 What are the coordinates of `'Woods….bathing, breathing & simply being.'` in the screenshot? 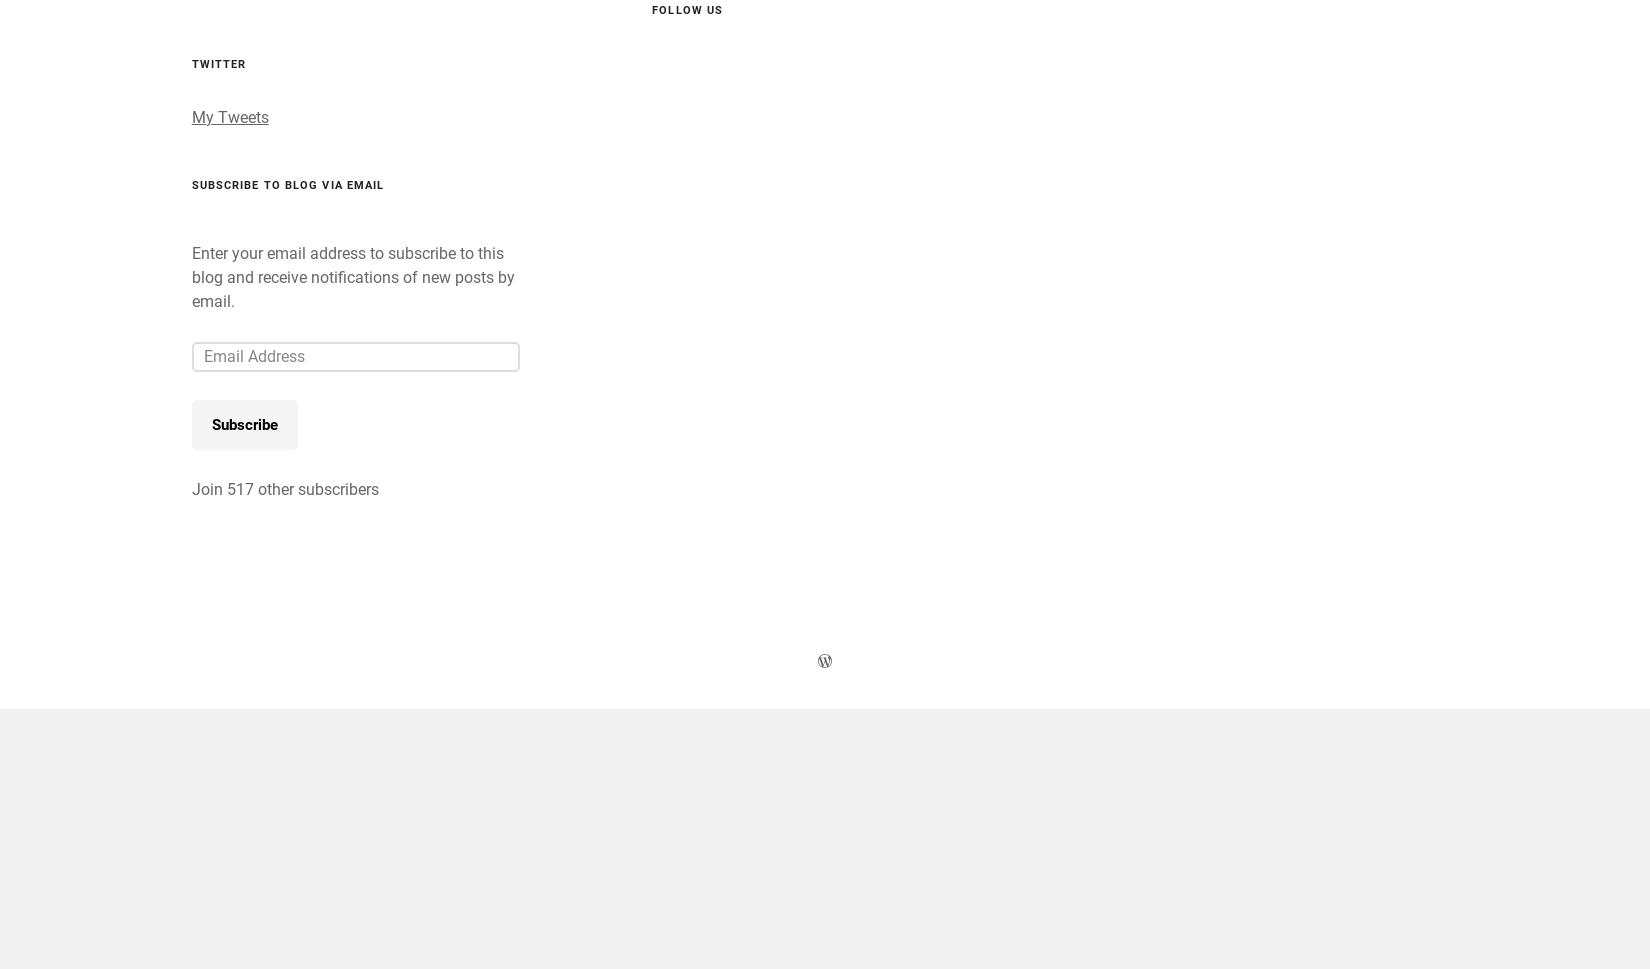 It's located at (820, 68).